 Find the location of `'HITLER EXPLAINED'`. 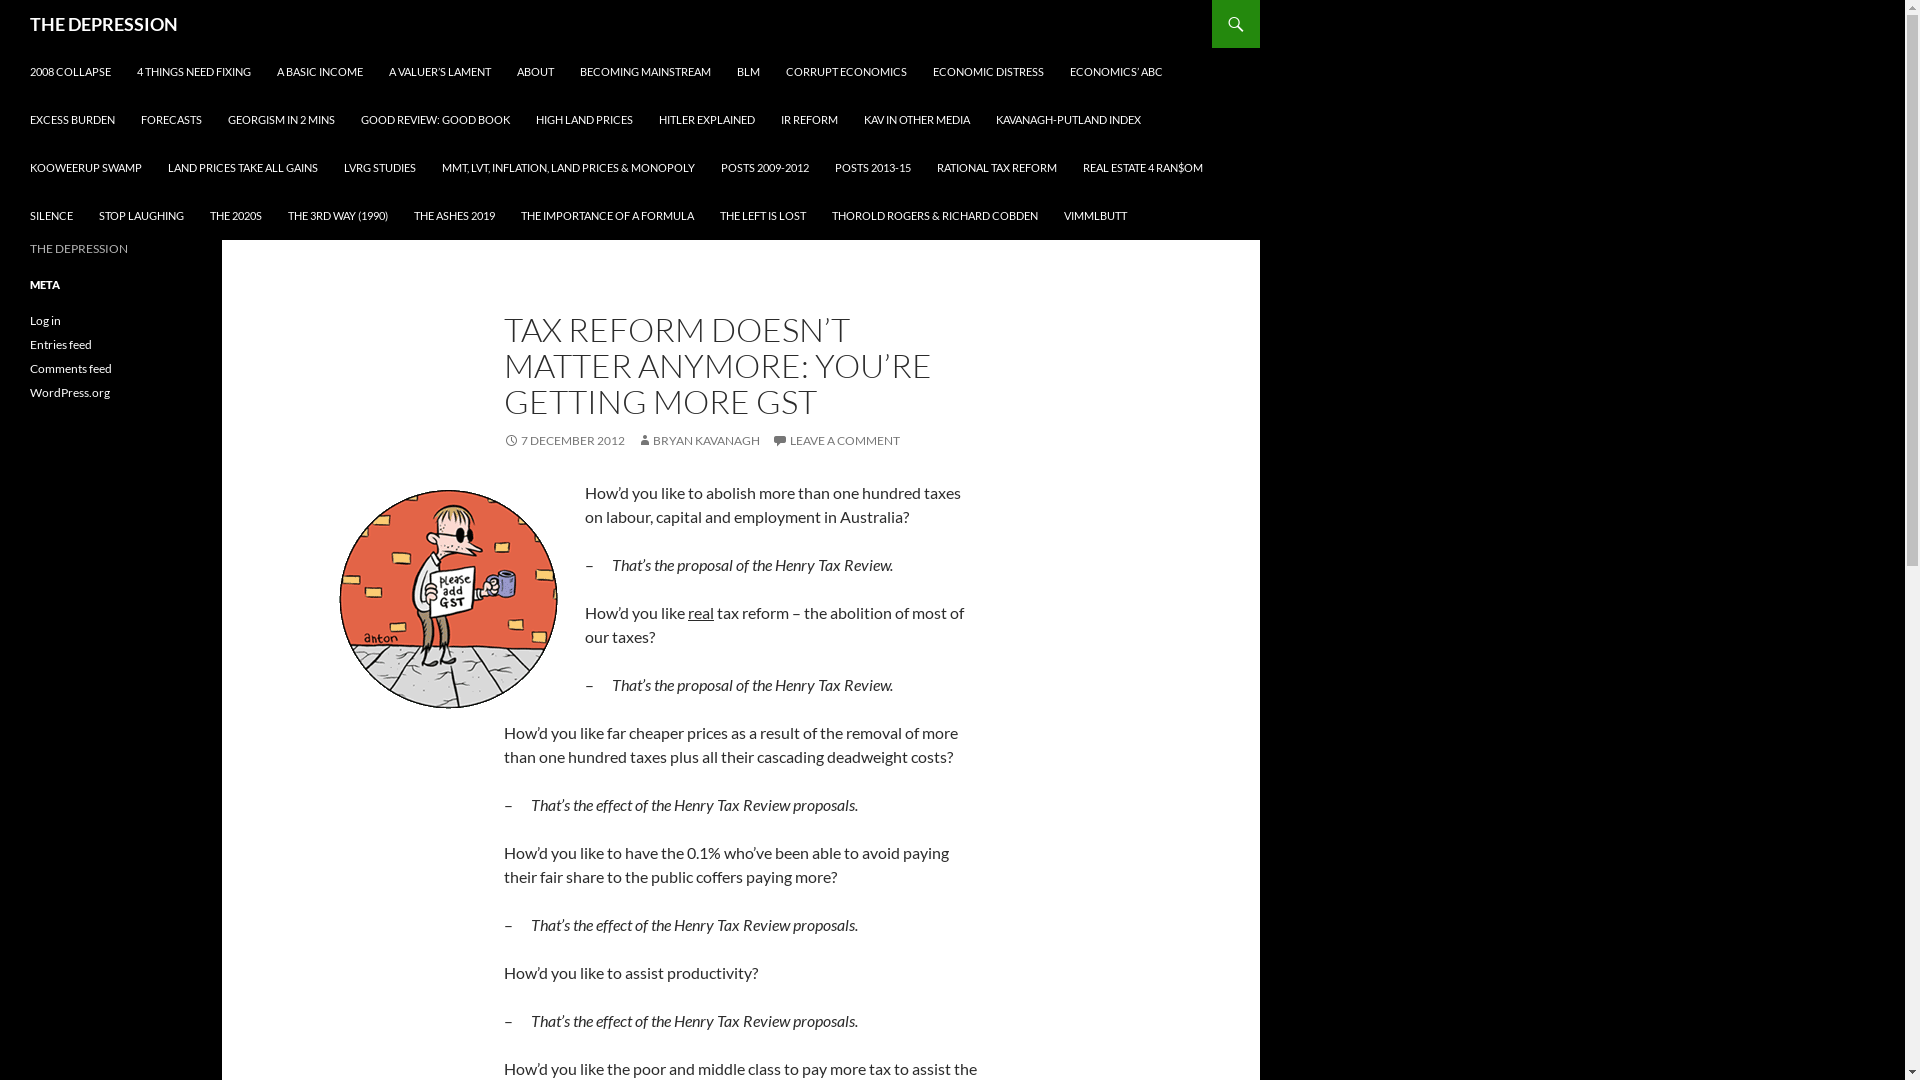

'HITLER EXPLAINED' is located at coordinates (706, 119).